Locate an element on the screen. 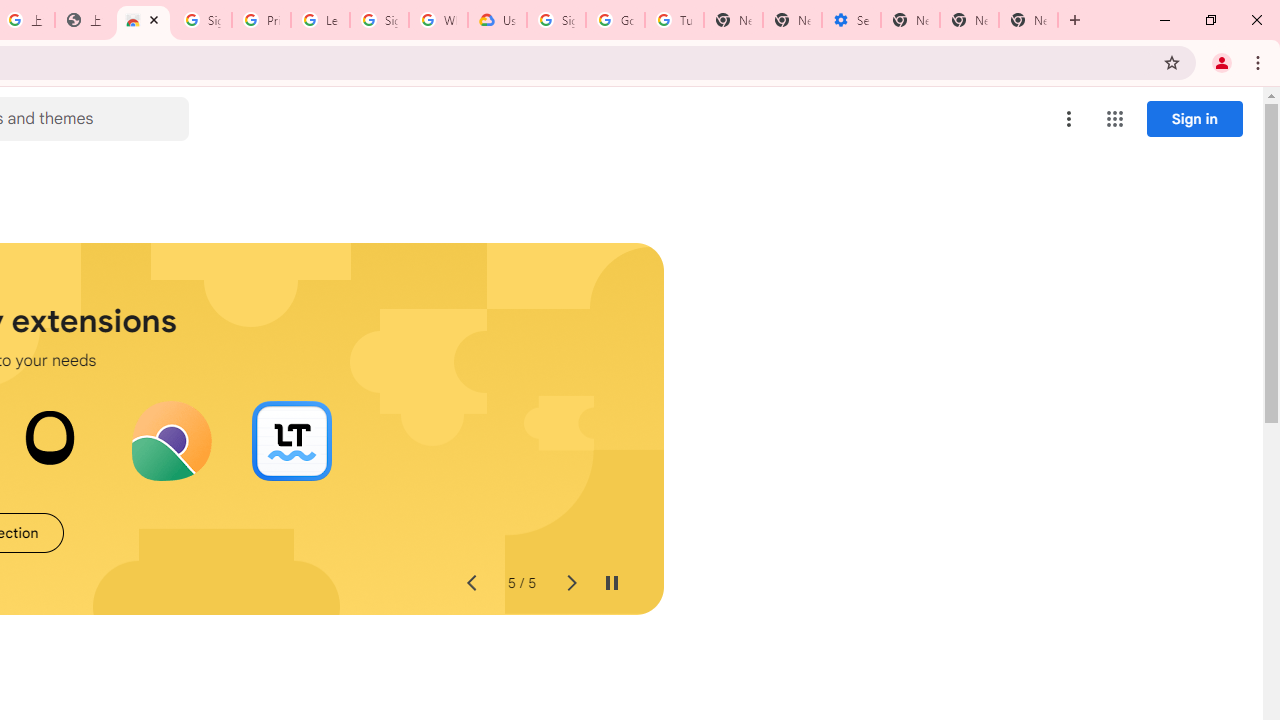 The image size is (1280, 720). 'Pause auto-play' is located at coordinates (610, 583).